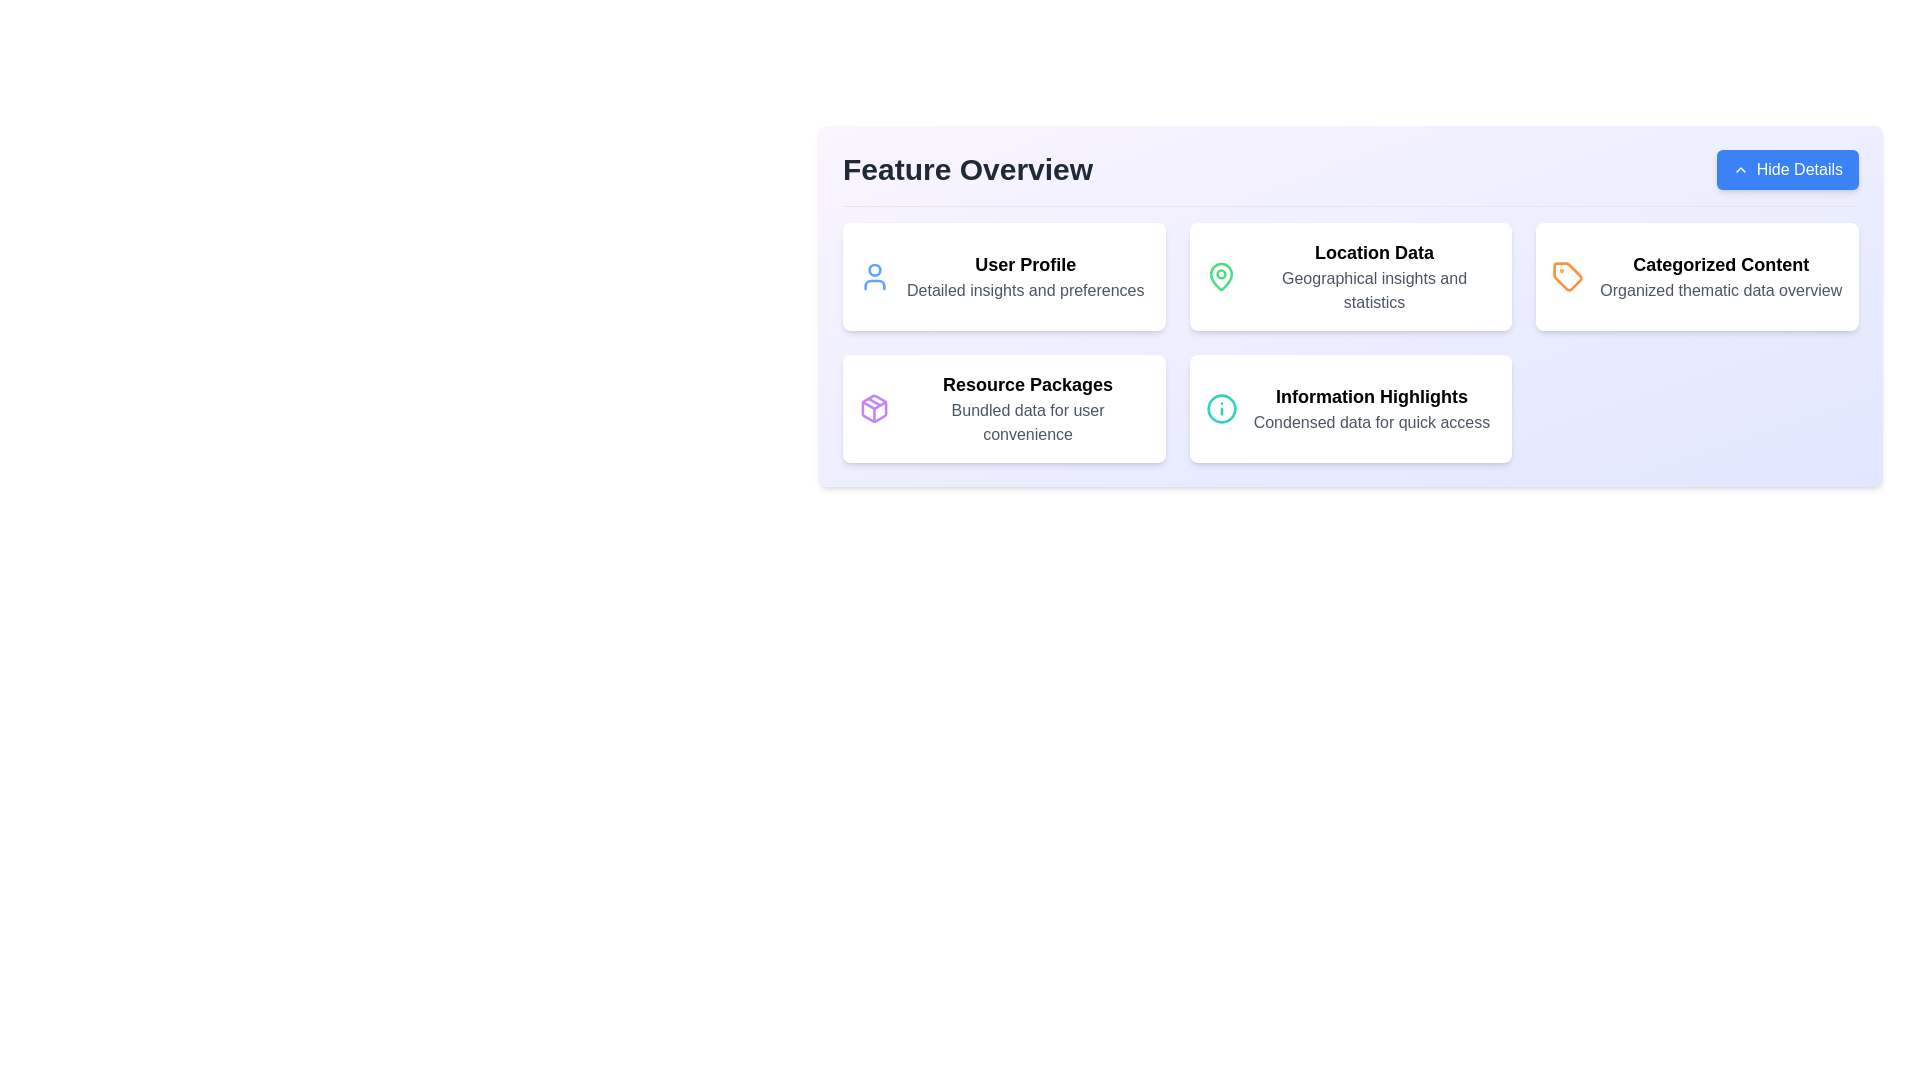 Image resolution: width=1920 pixels, height=1080 pixels. Describe the element at coordinates (1373, 290) in the screenshot. I see `the text block that reads 'Geographical insights and statistics', styled in gray font, located beneath the 'Location Data' heading` at that location.